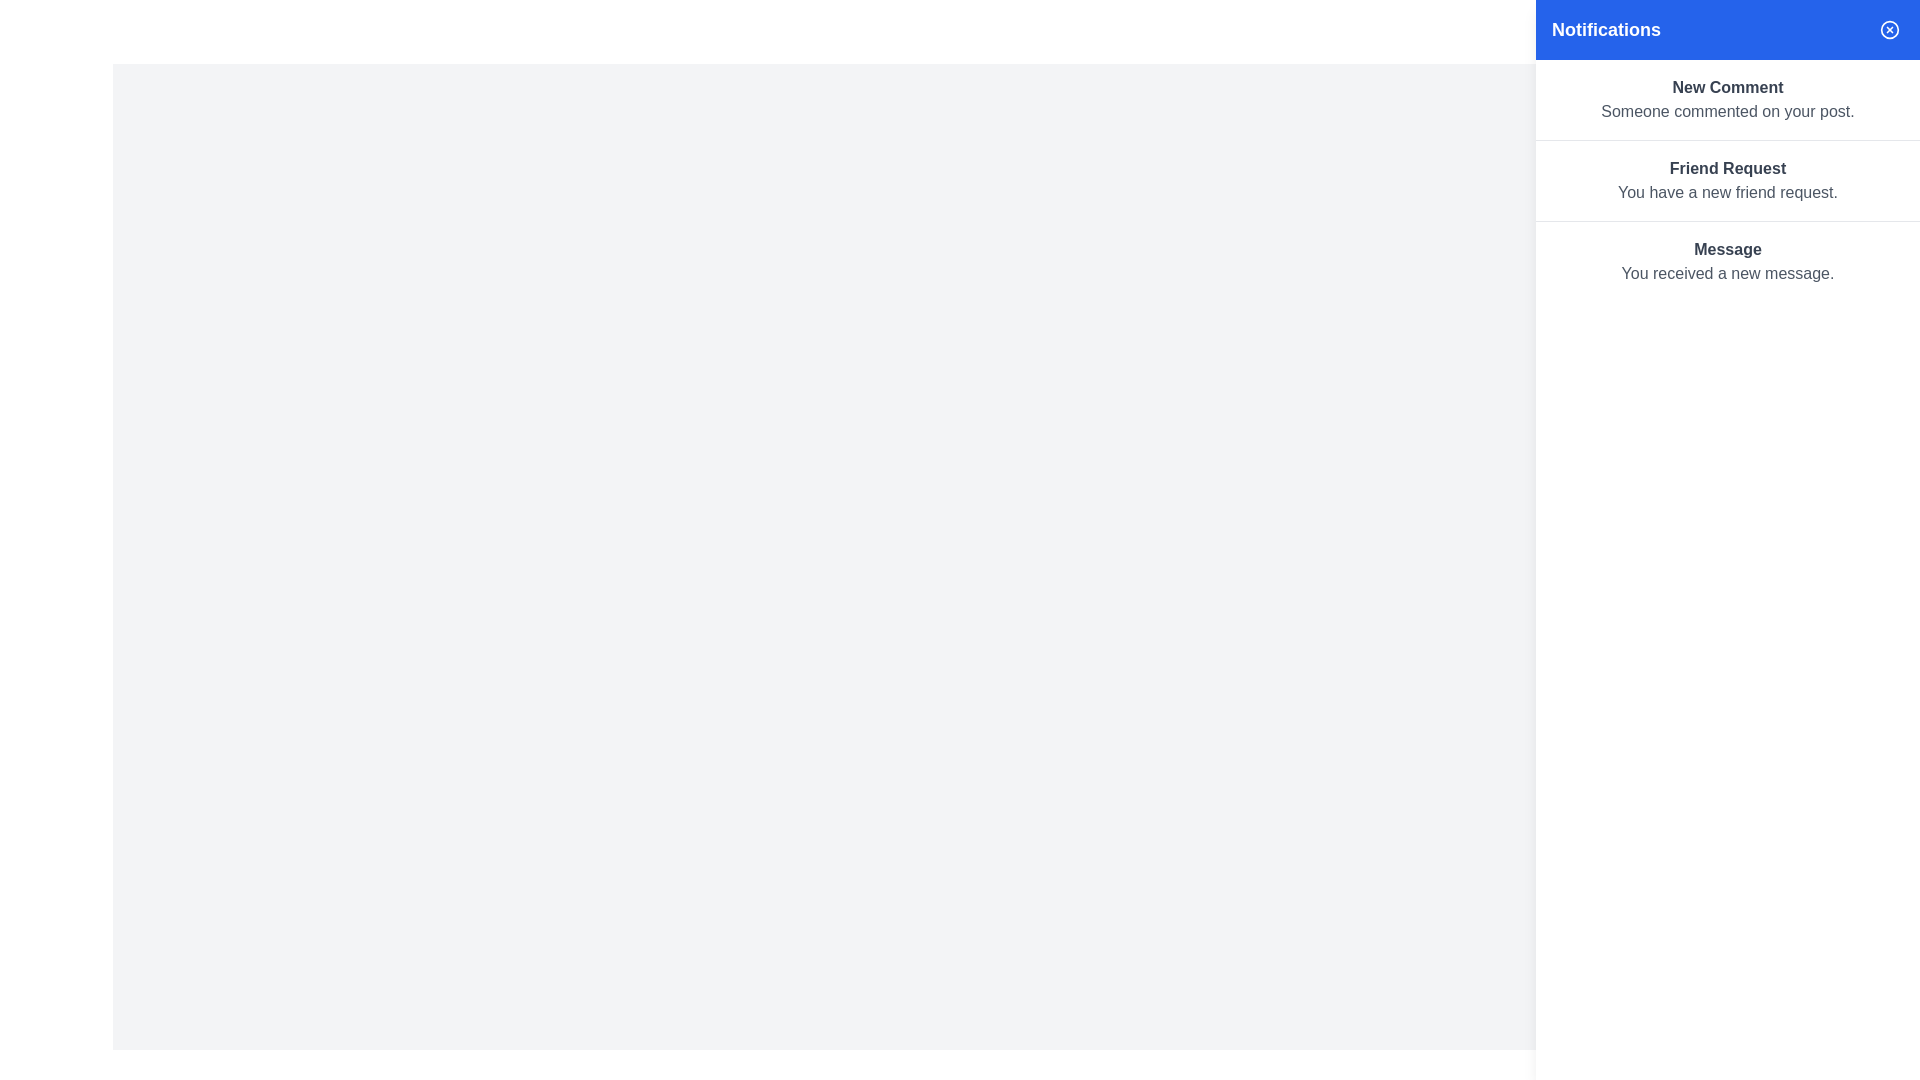 This screenshot has height=1080, width=1920. Describe the element at coordinates (1606, 30) in the screenshot. I see `the 'Notifications' header label, which is styled in bold with a blue background and white font color, located at the top bar of the interface` at that location.